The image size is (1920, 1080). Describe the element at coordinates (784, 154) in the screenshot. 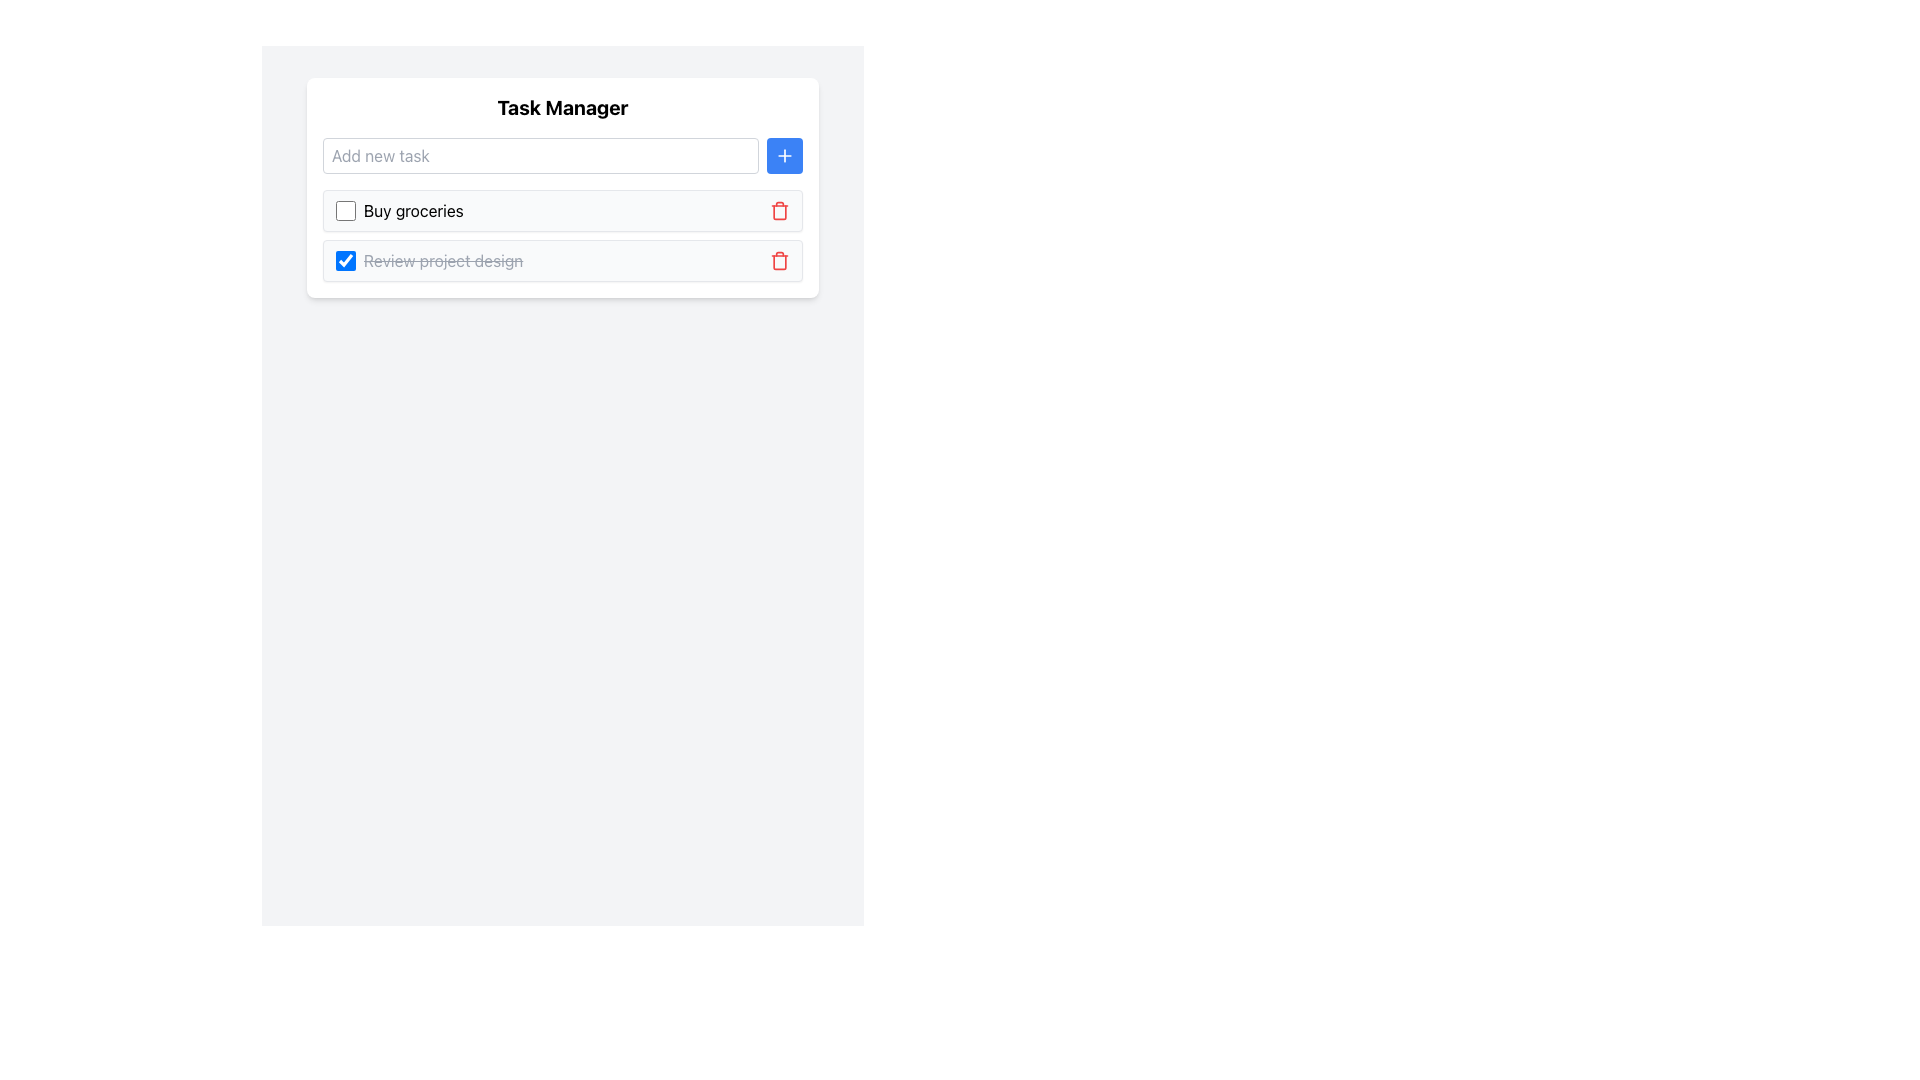

I see `the button located at the right end of the top bar` at that location.